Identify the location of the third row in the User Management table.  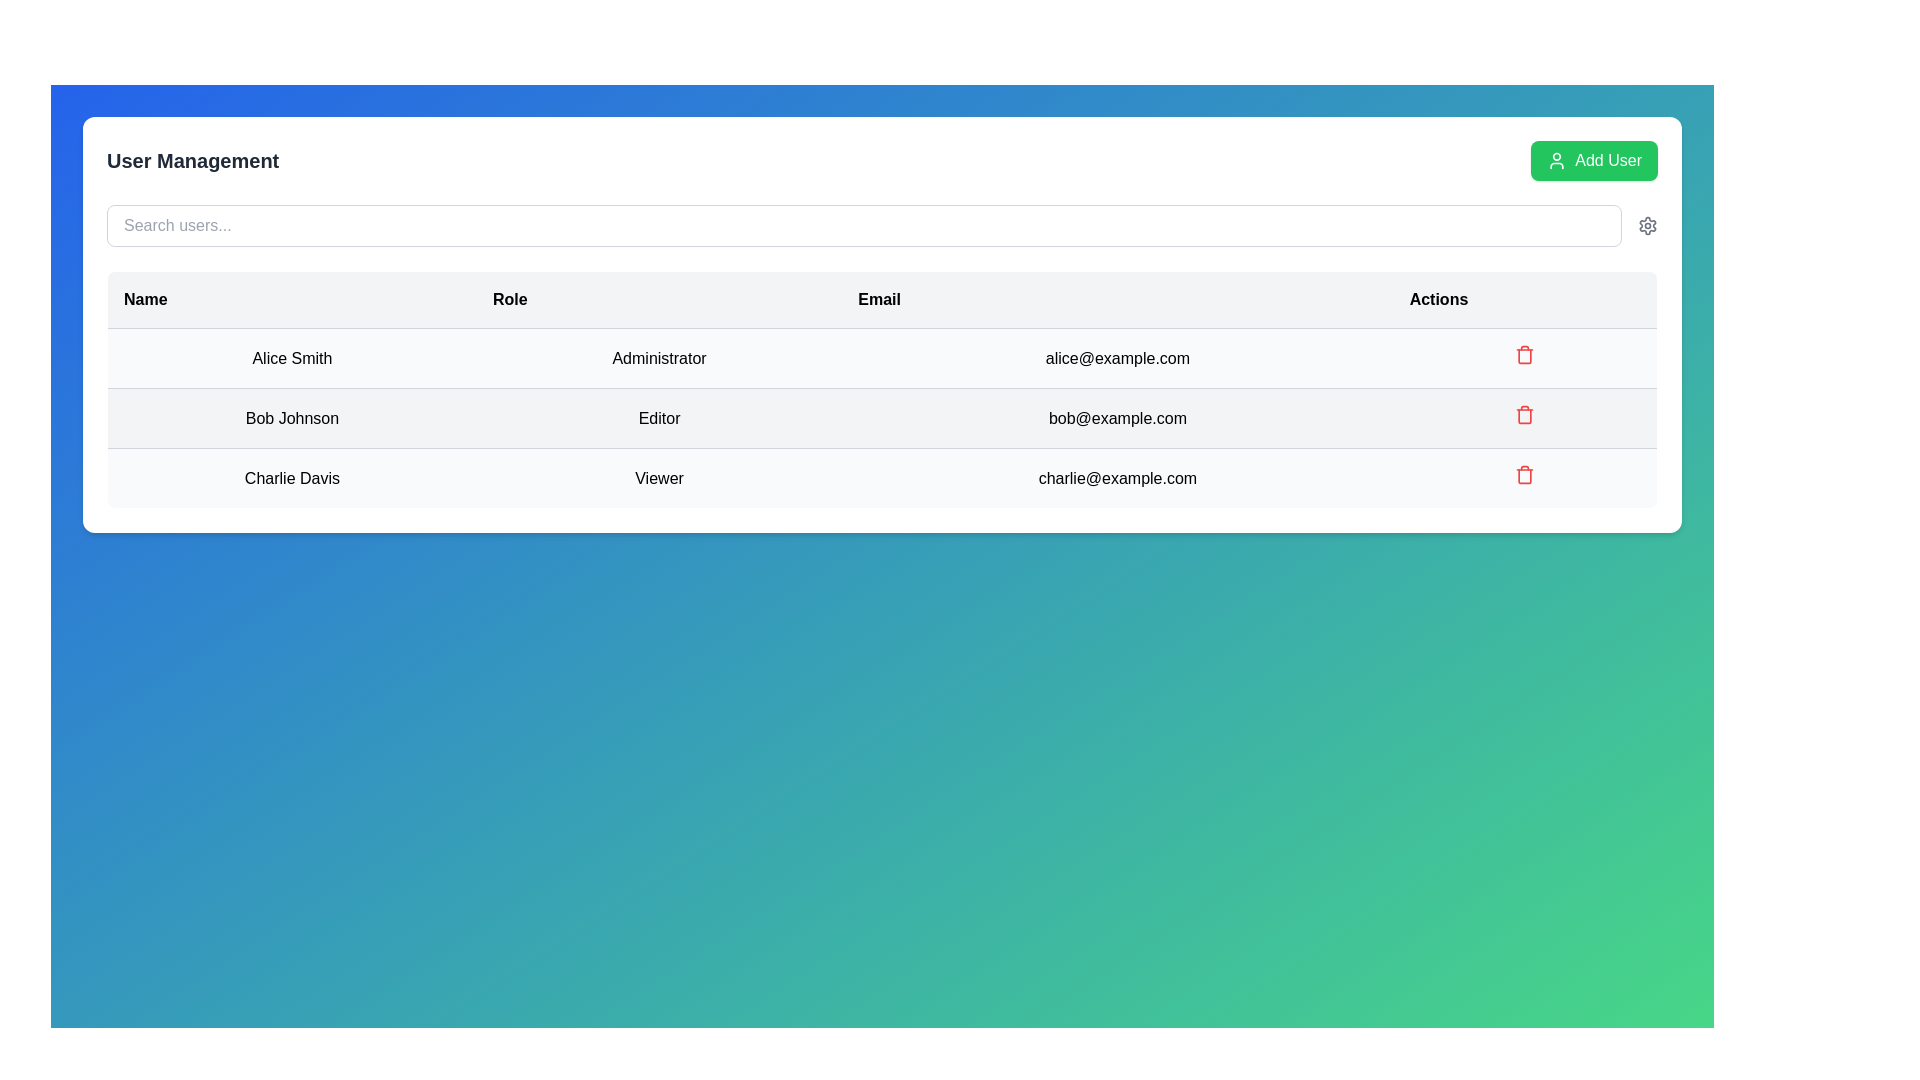
(881, 478).